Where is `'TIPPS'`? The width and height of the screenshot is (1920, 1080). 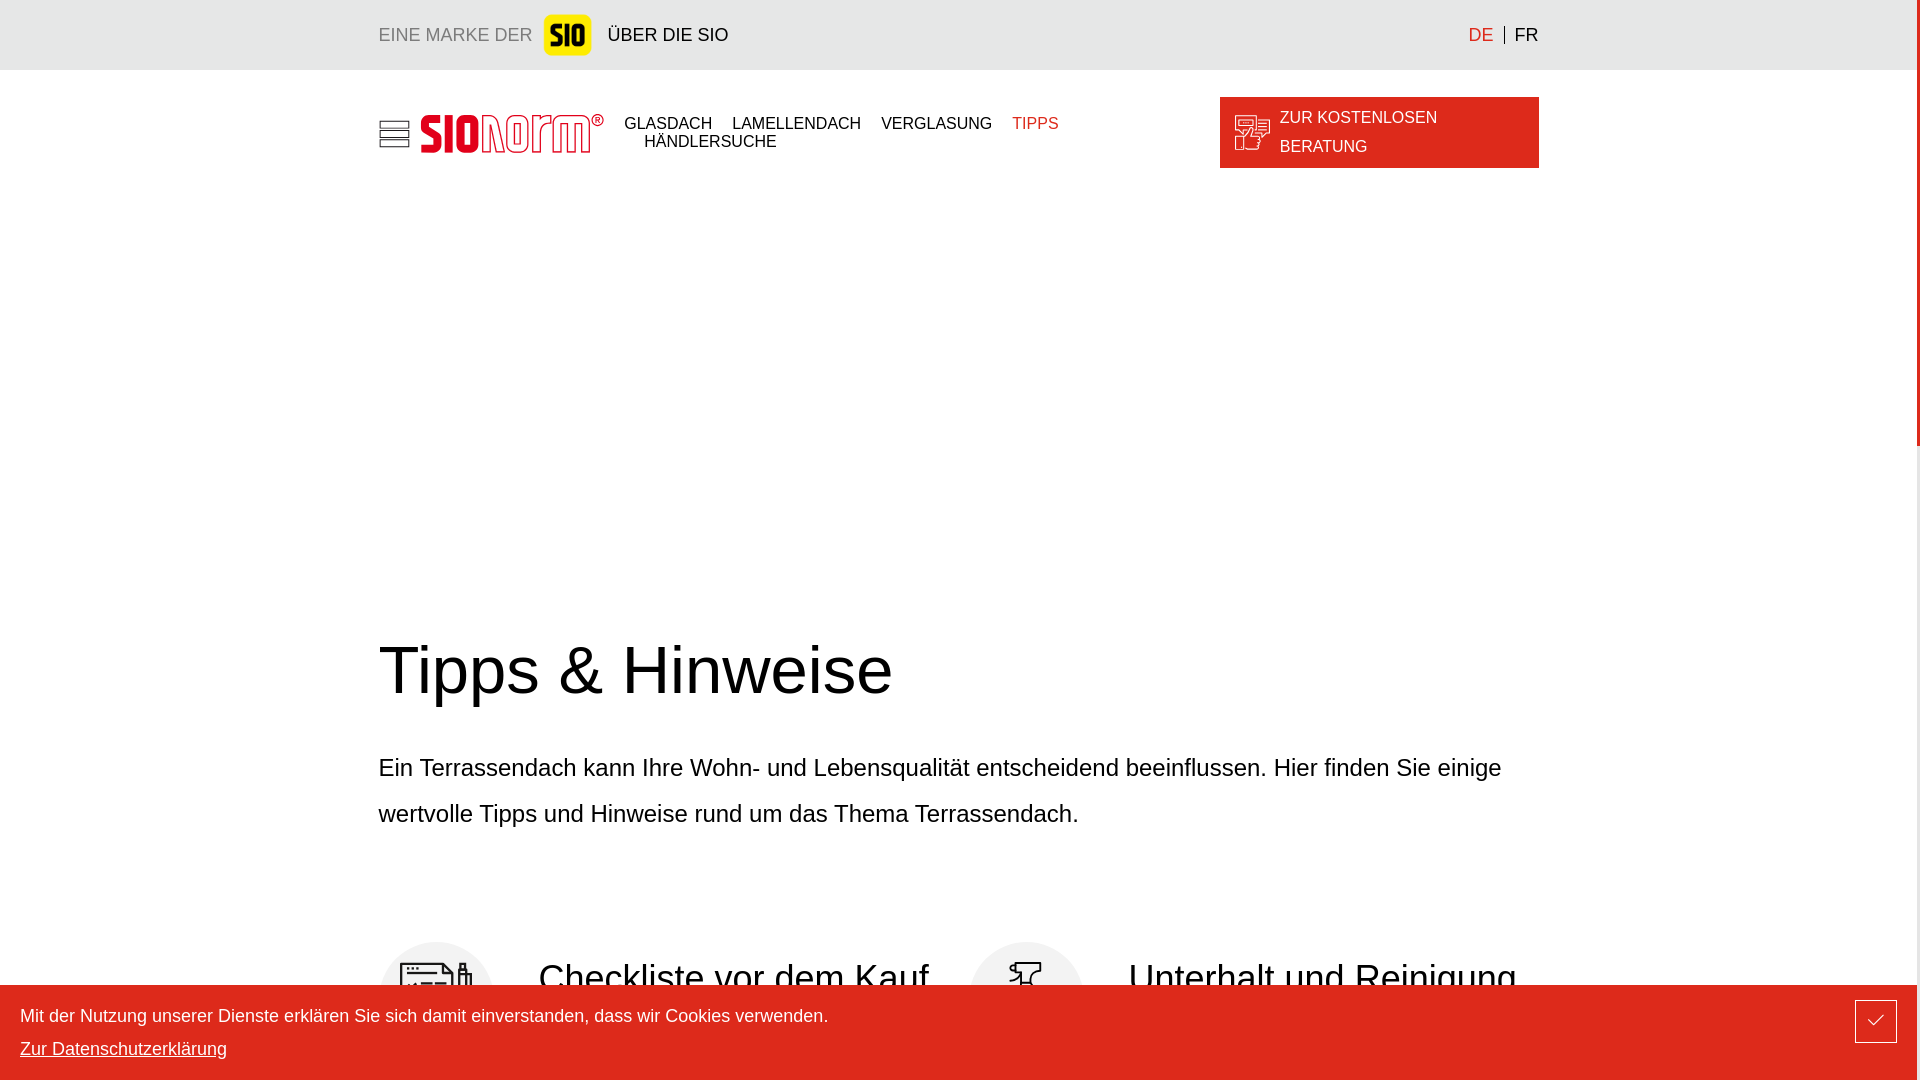 'TIPPS' is located at coordinates (1035, 123).